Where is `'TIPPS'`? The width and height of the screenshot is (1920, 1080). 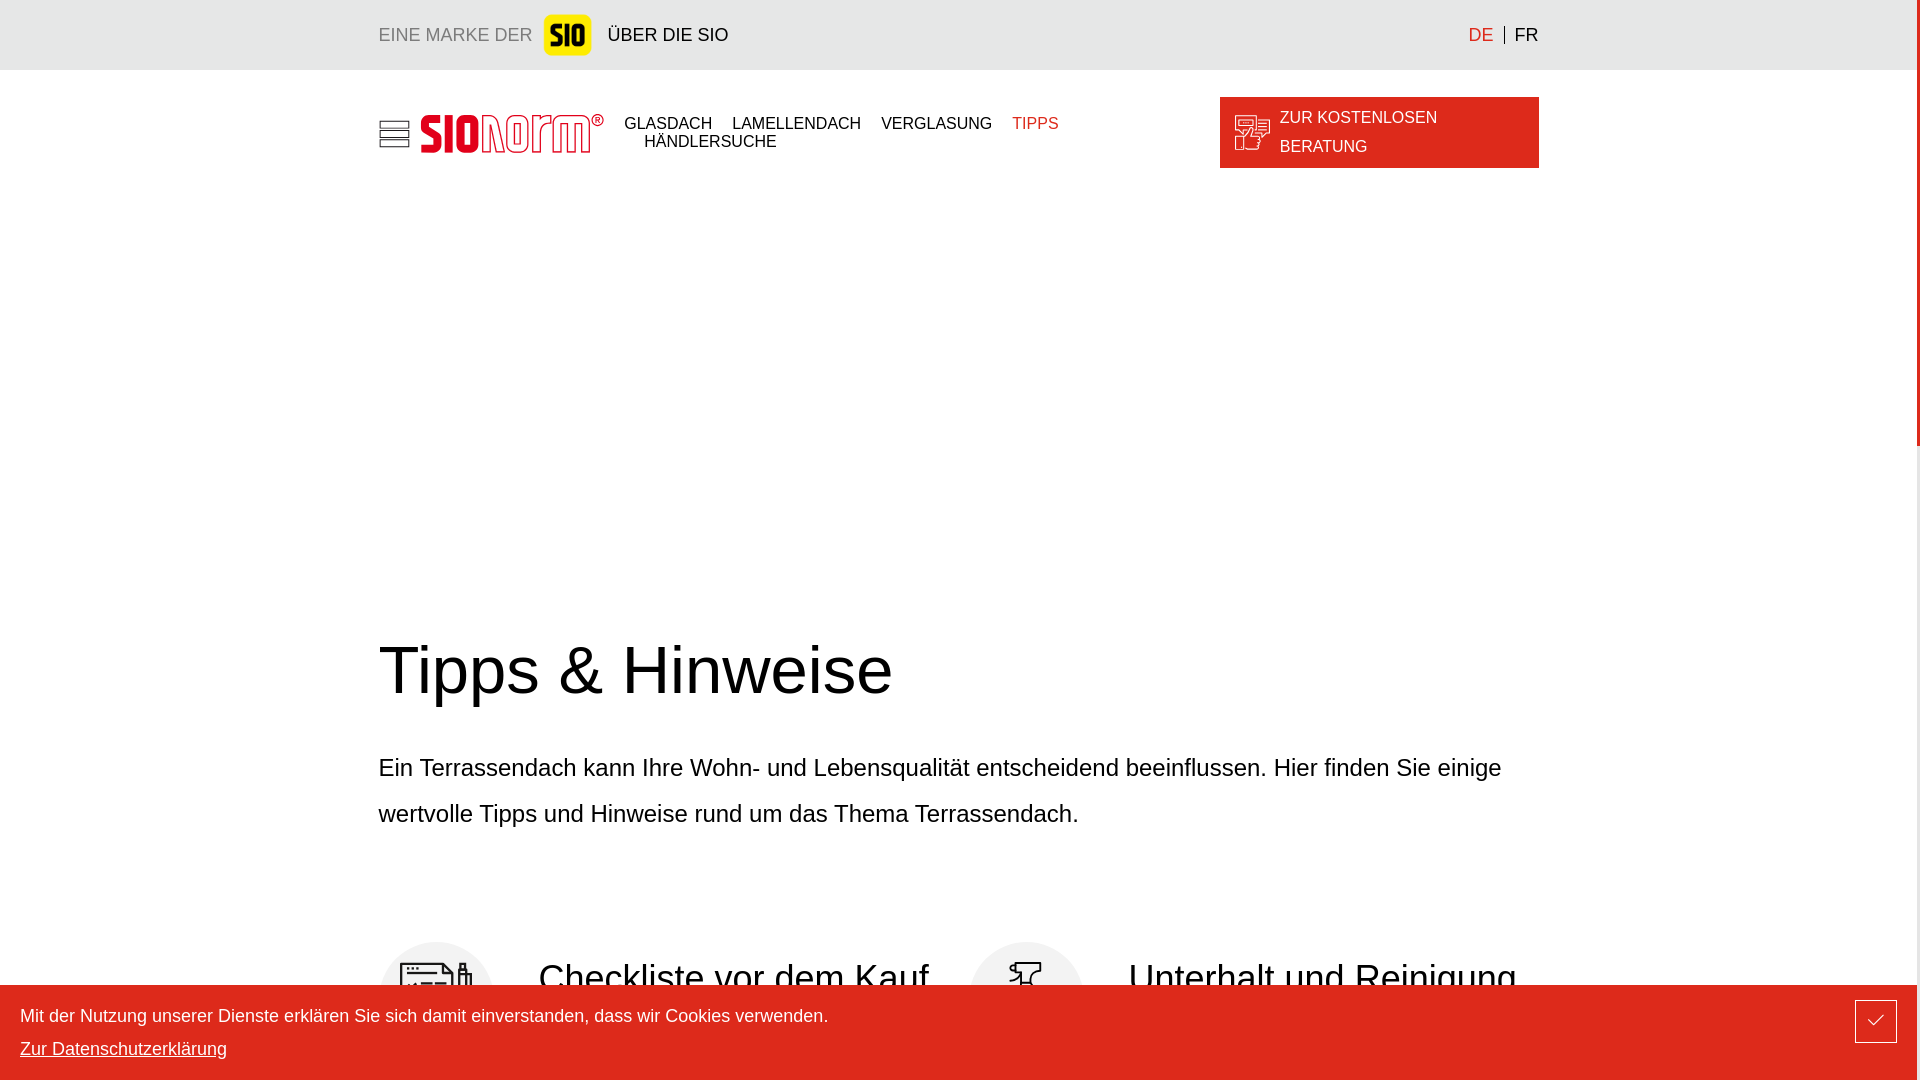 'TIPPS' is located at coordinates (1035, 123).